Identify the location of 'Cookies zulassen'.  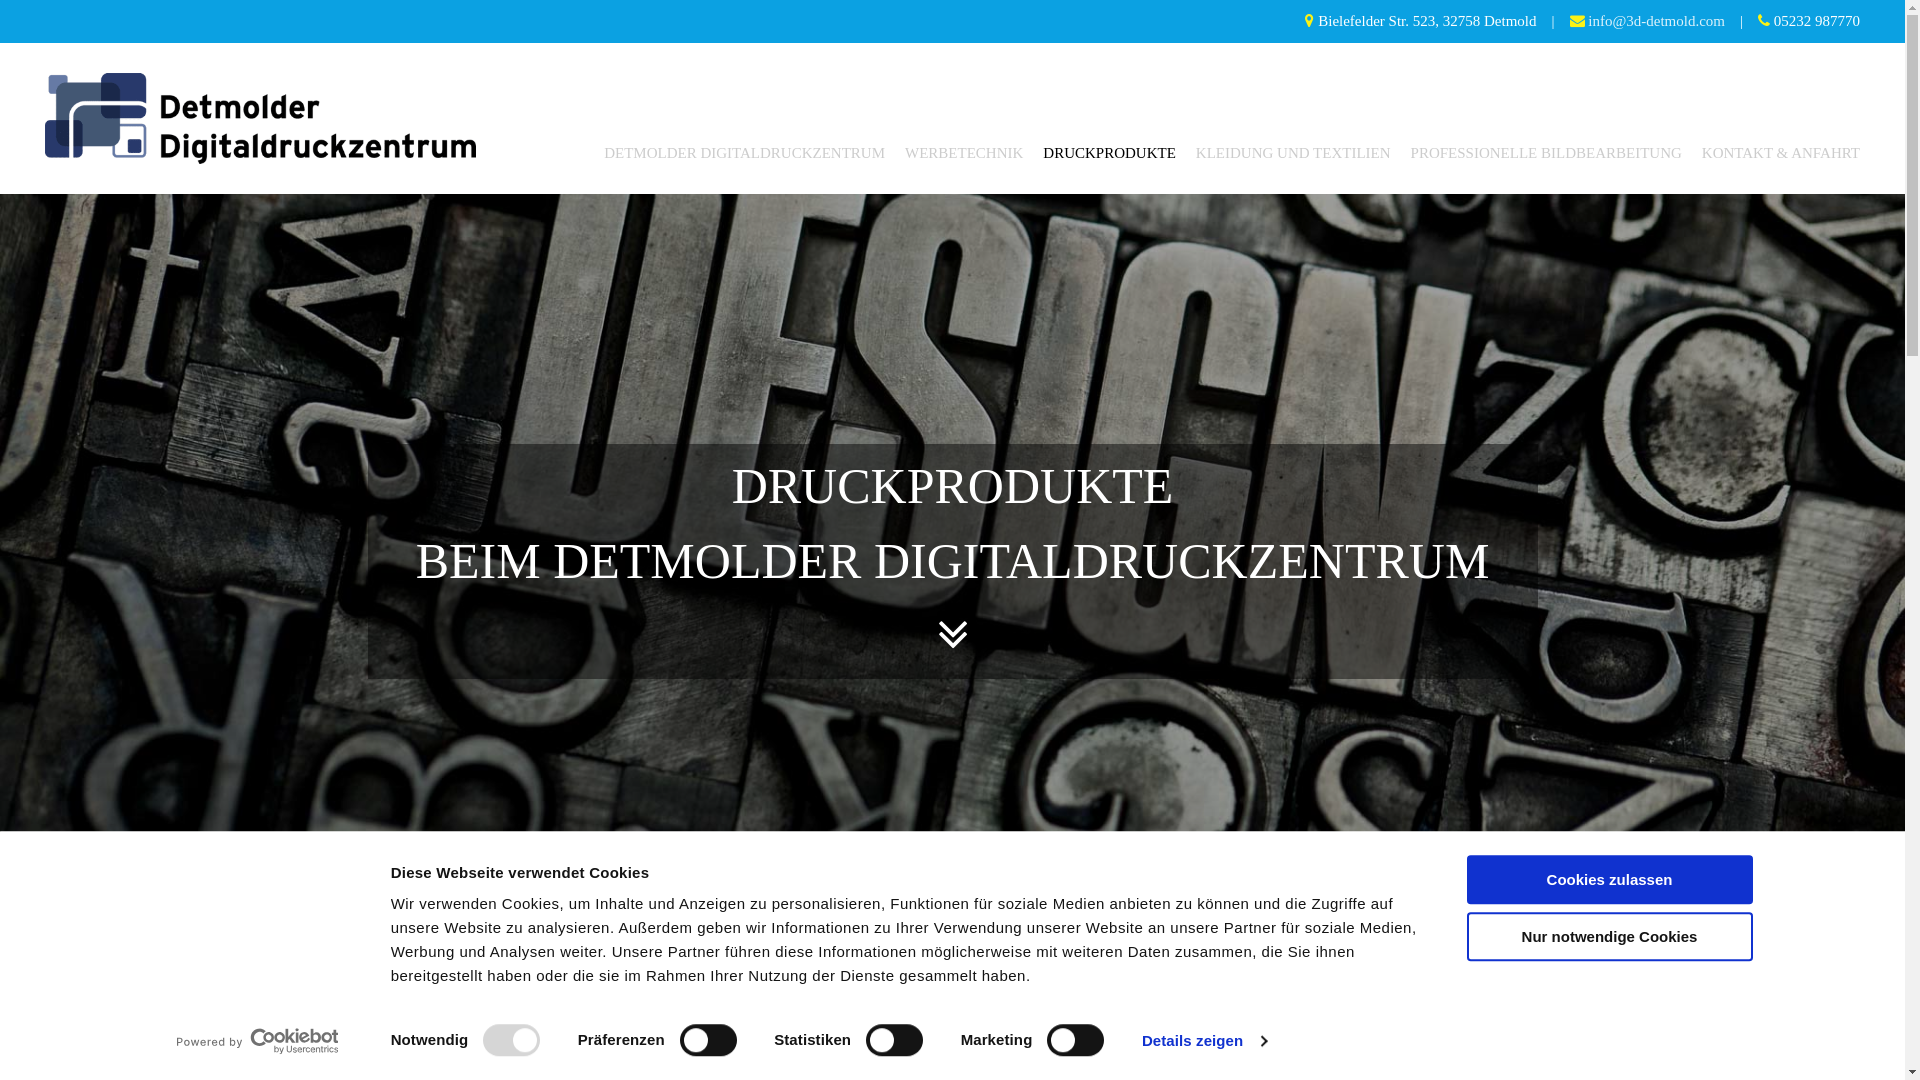
(1465, 878).